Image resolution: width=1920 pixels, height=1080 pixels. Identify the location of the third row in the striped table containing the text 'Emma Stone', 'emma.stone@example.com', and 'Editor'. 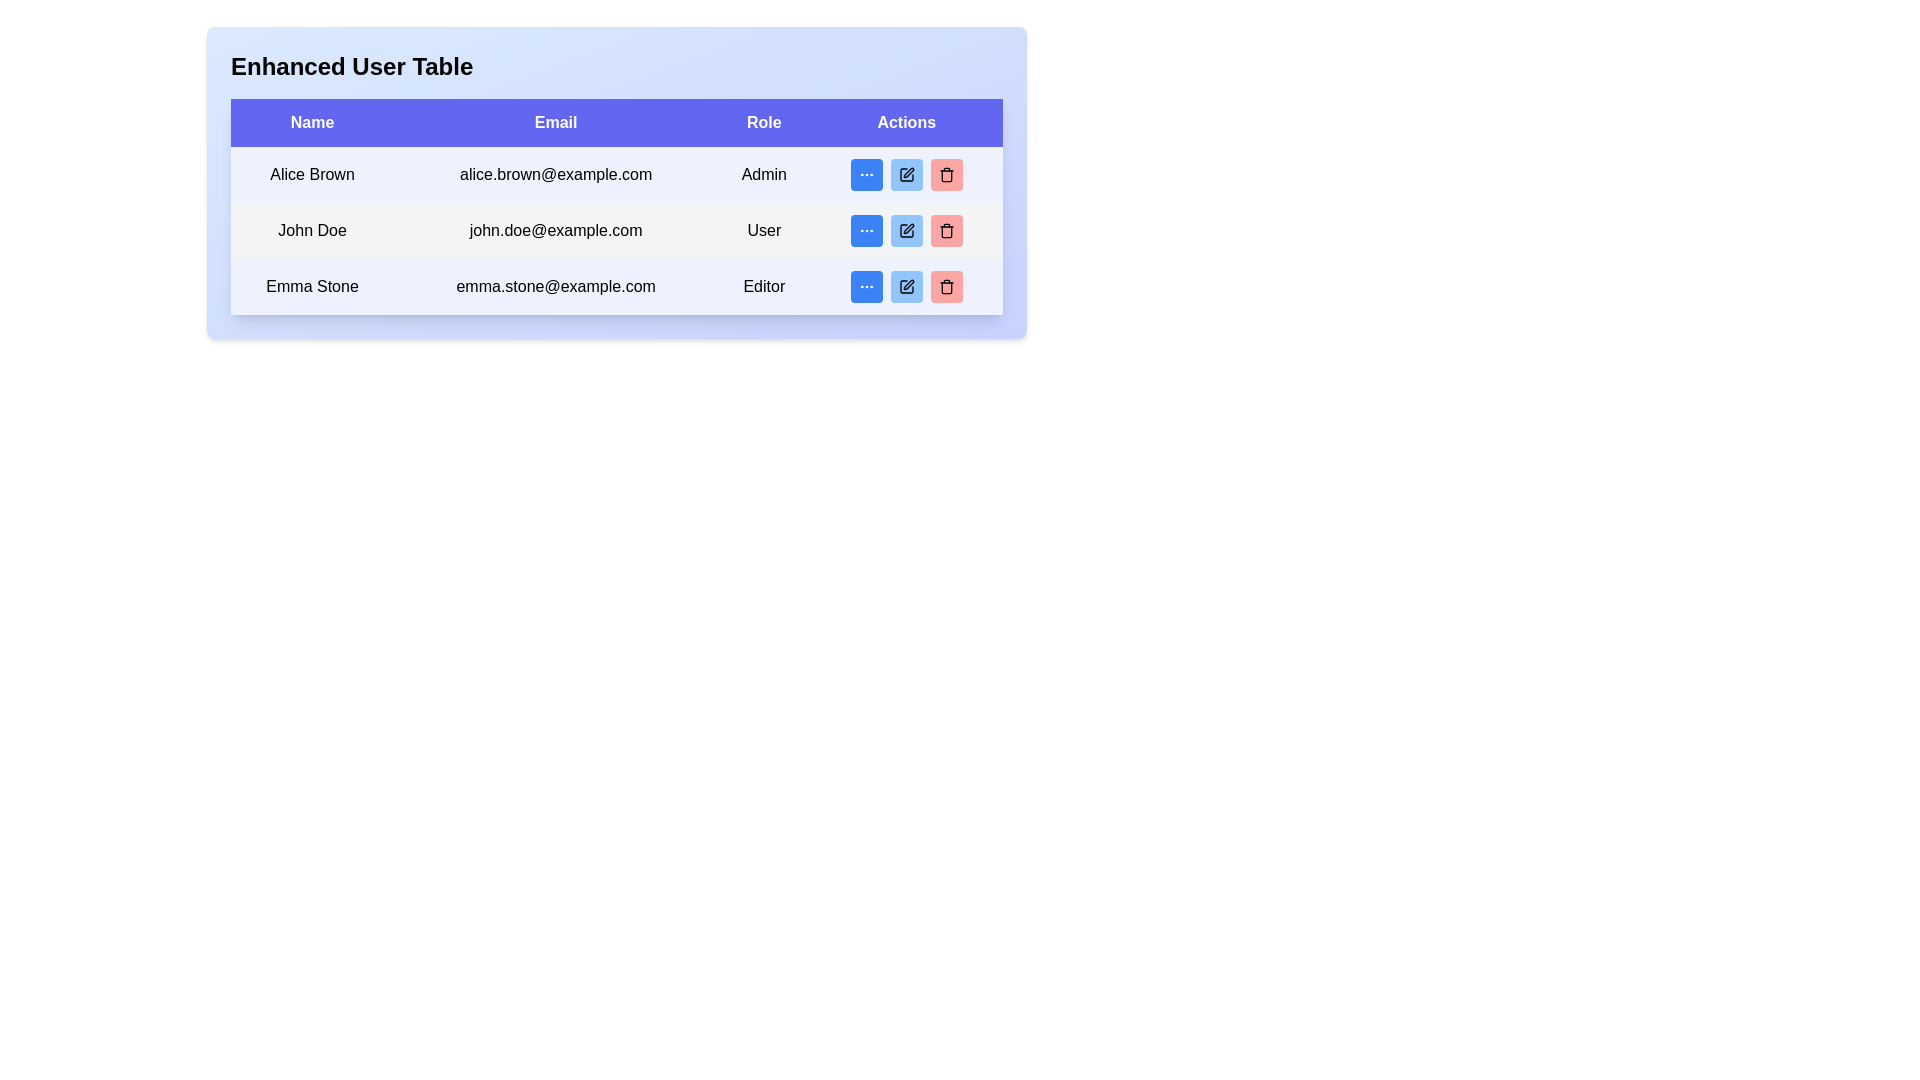
(616, 286).